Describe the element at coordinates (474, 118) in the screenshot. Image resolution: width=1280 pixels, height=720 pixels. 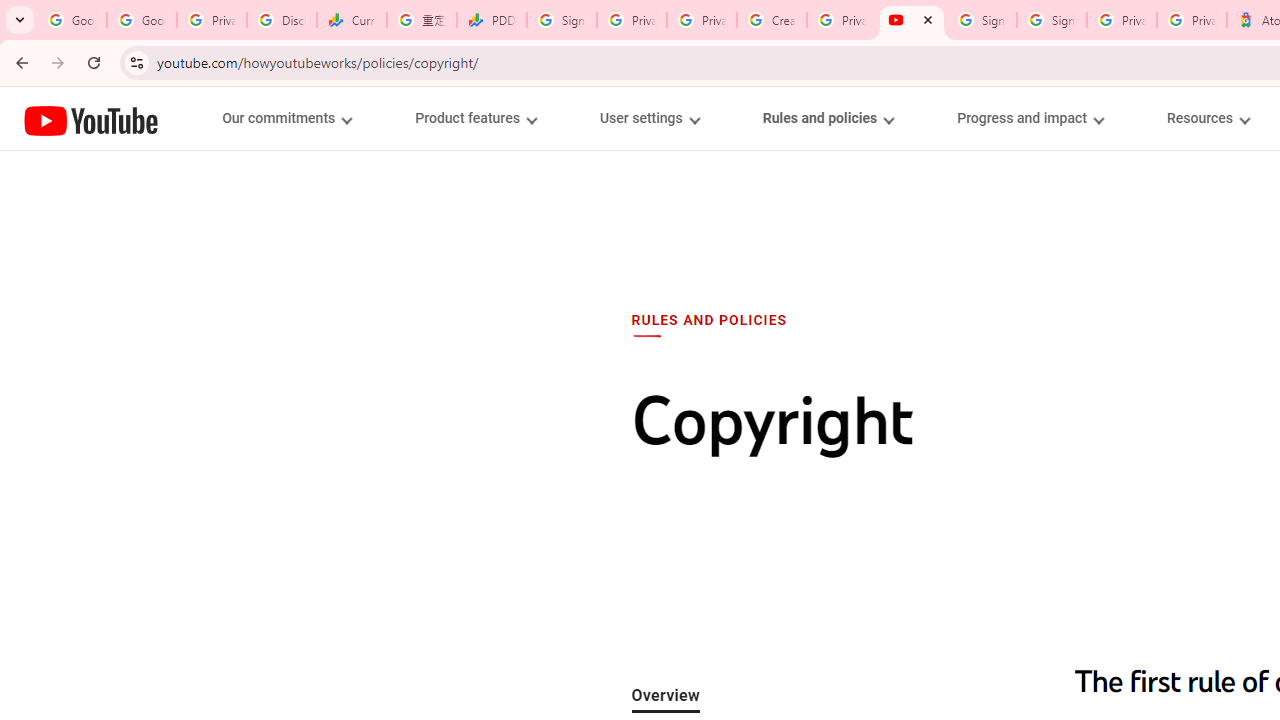
I see `'Product features menupopup'` at that location.